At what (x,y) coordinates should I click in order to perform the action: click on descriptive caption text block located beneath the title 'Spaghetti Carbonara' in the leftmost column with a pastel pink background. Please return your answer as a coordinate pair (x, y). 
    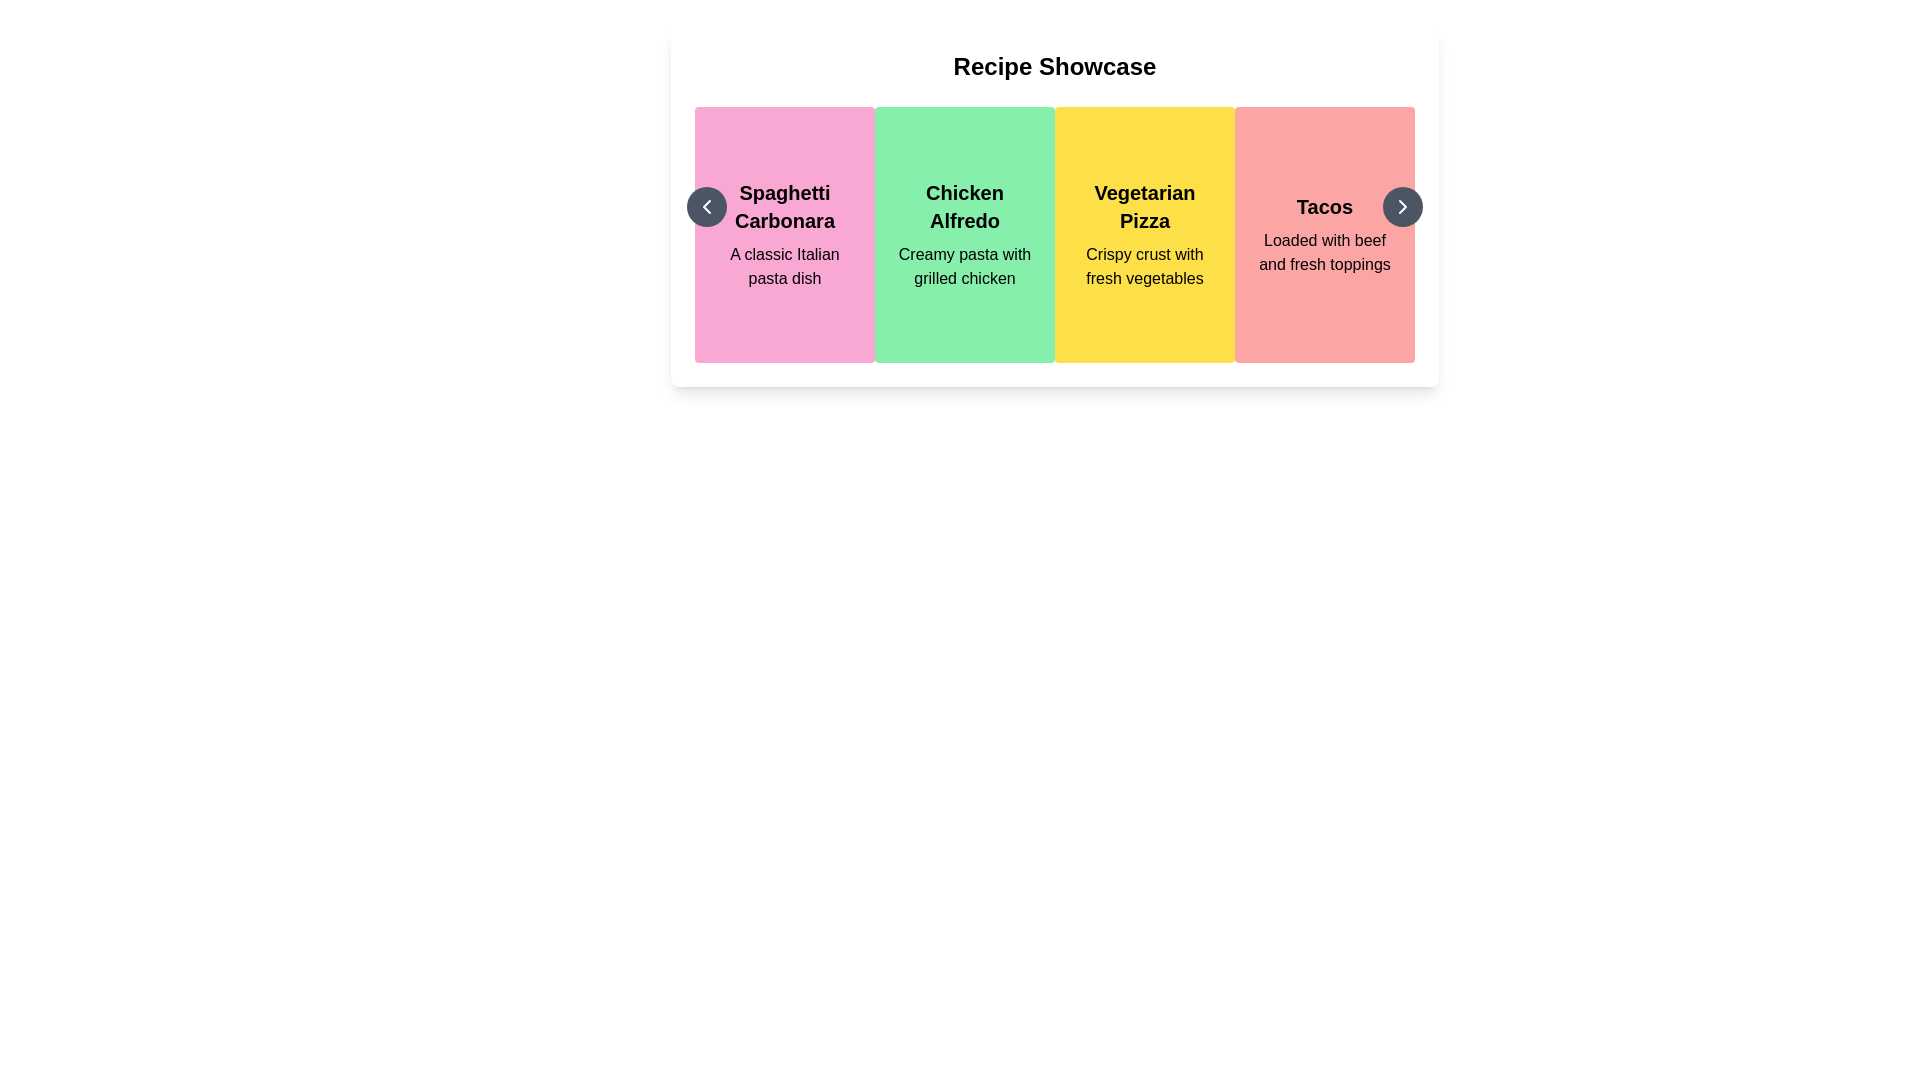
    Looking at the image, I should click on (784, 265).